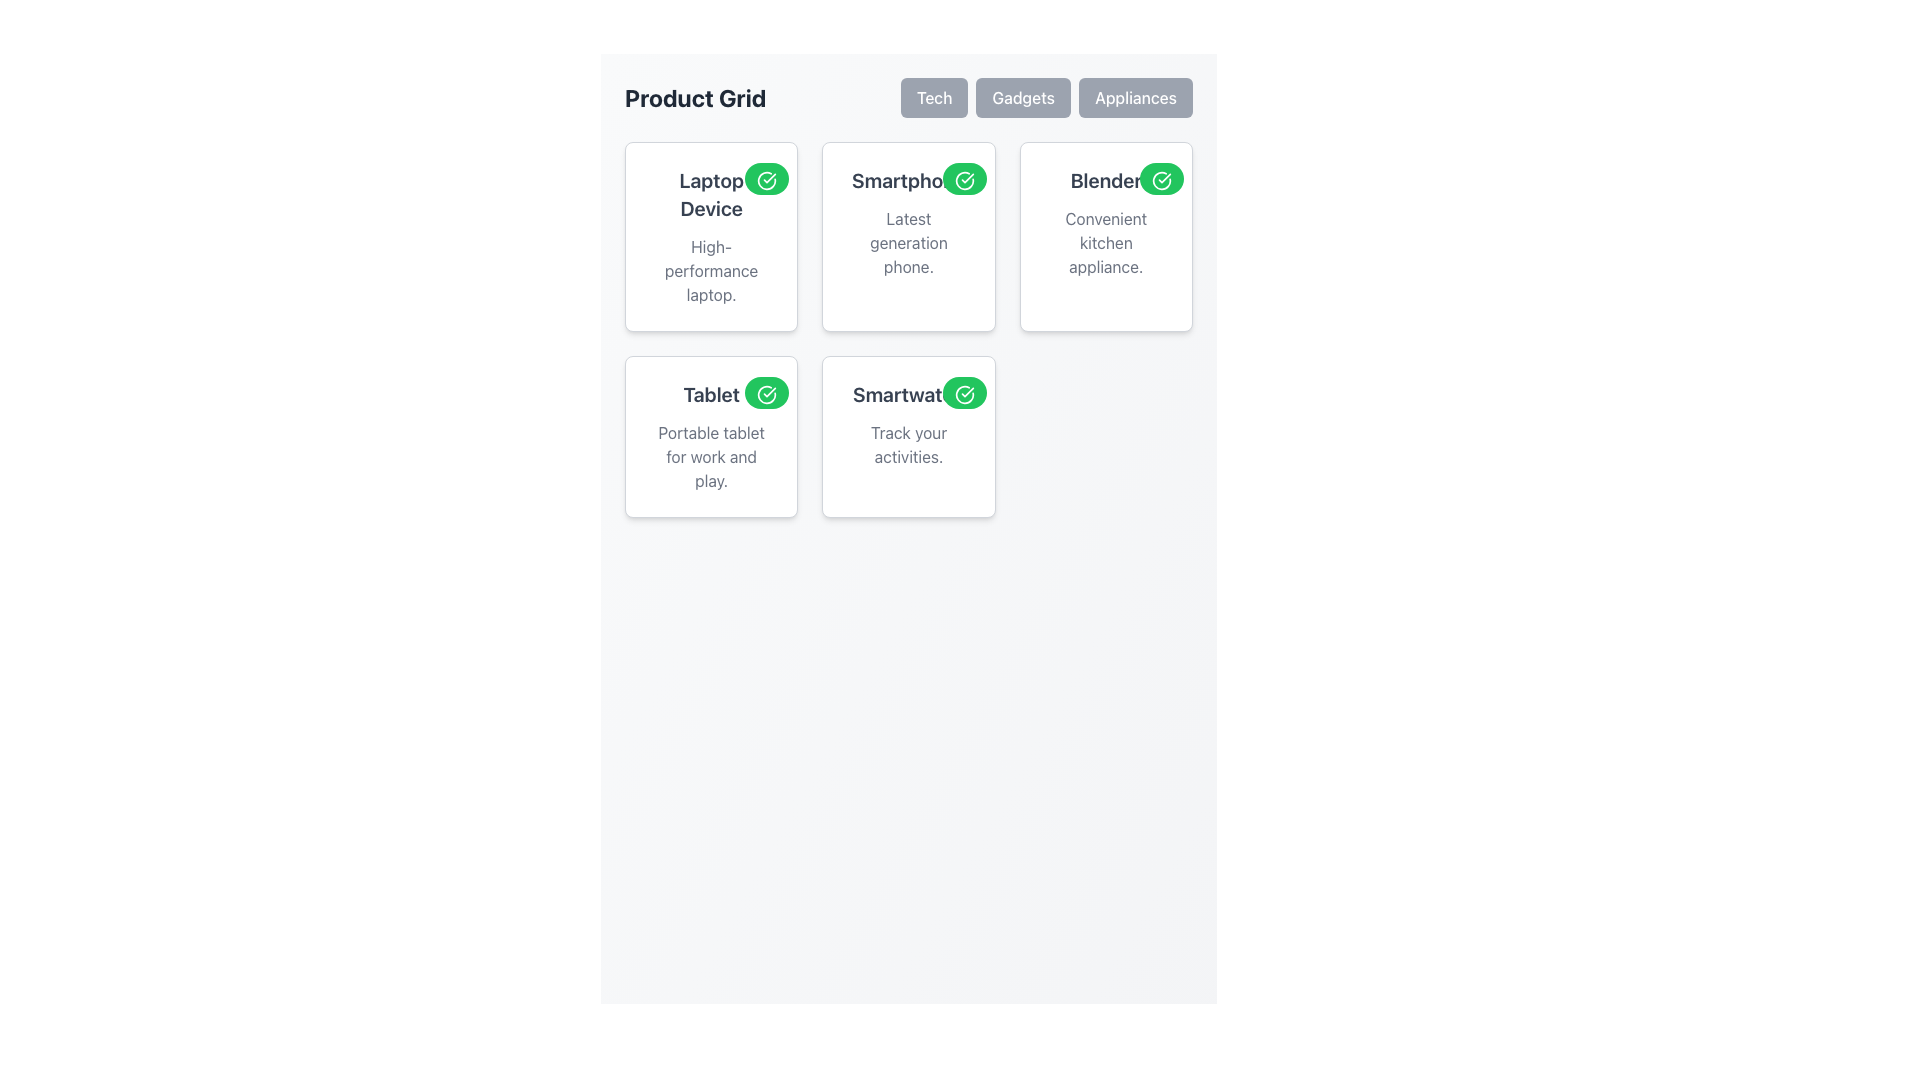 This screenshot has height=1080, width=1920. What do you see at coordinates (907, 242) in the screenshot?
I see `the static text element providing a tagline for the item 'Smartphone', located below the title in the second card of a grid layout` at bounding box center [907, 242].